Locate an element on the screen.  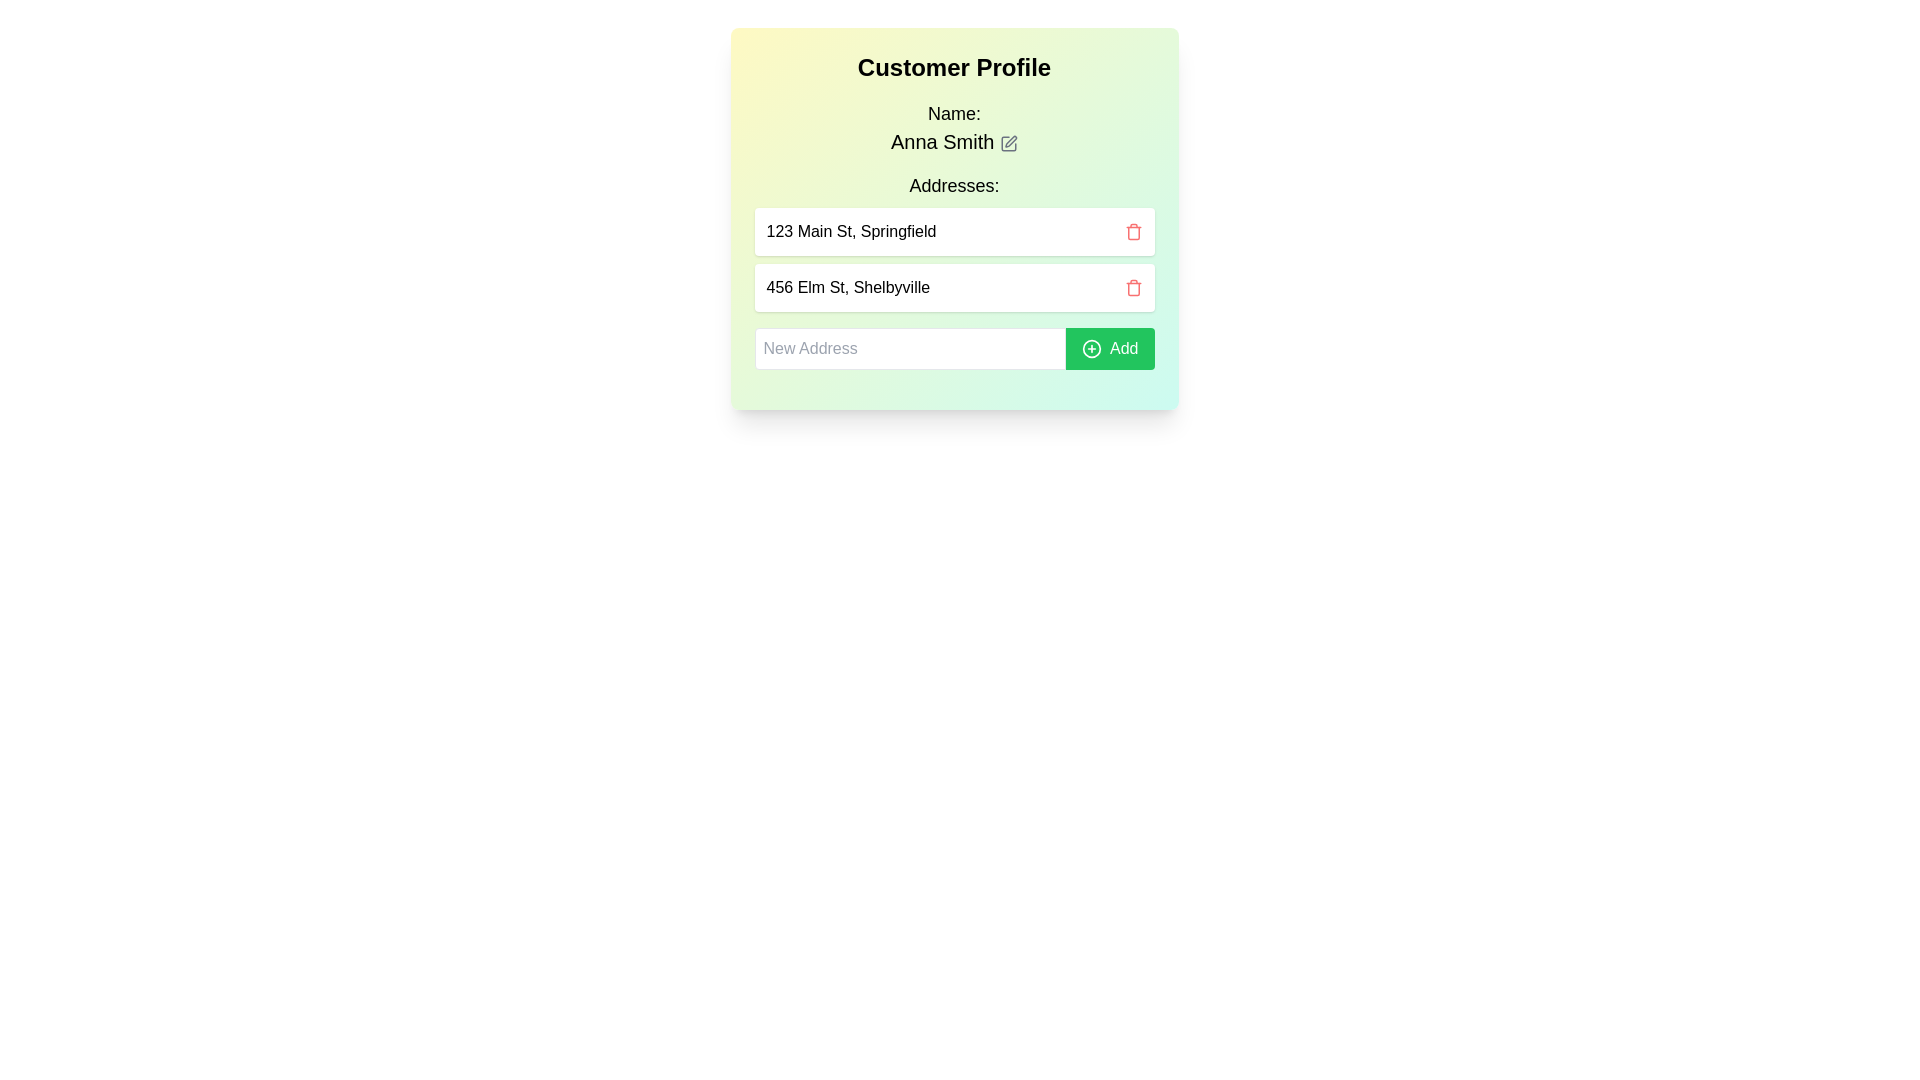
the edit icon located next to the label 'Anna Smith' in the dialog box is located at coordinates (1011, 140).